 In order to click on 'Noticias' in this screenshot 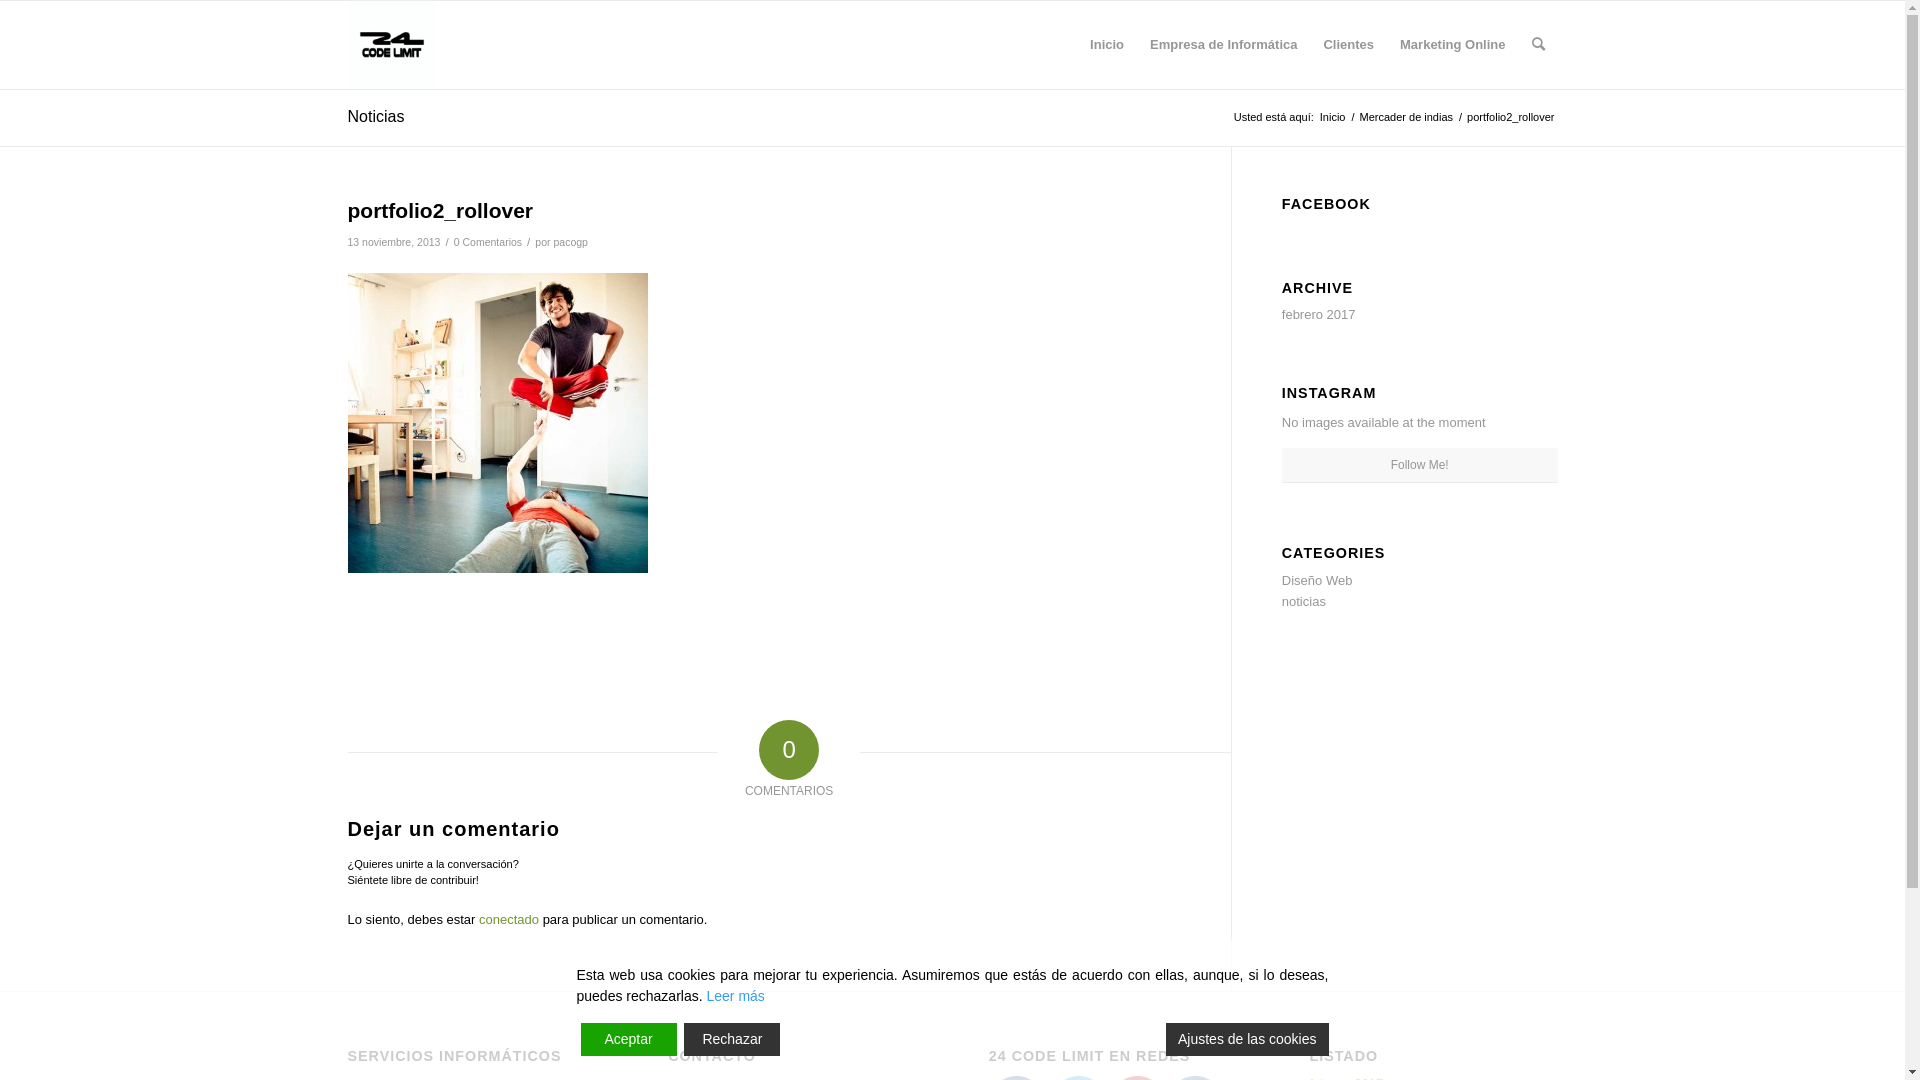, I will do `click(376, 116)`.